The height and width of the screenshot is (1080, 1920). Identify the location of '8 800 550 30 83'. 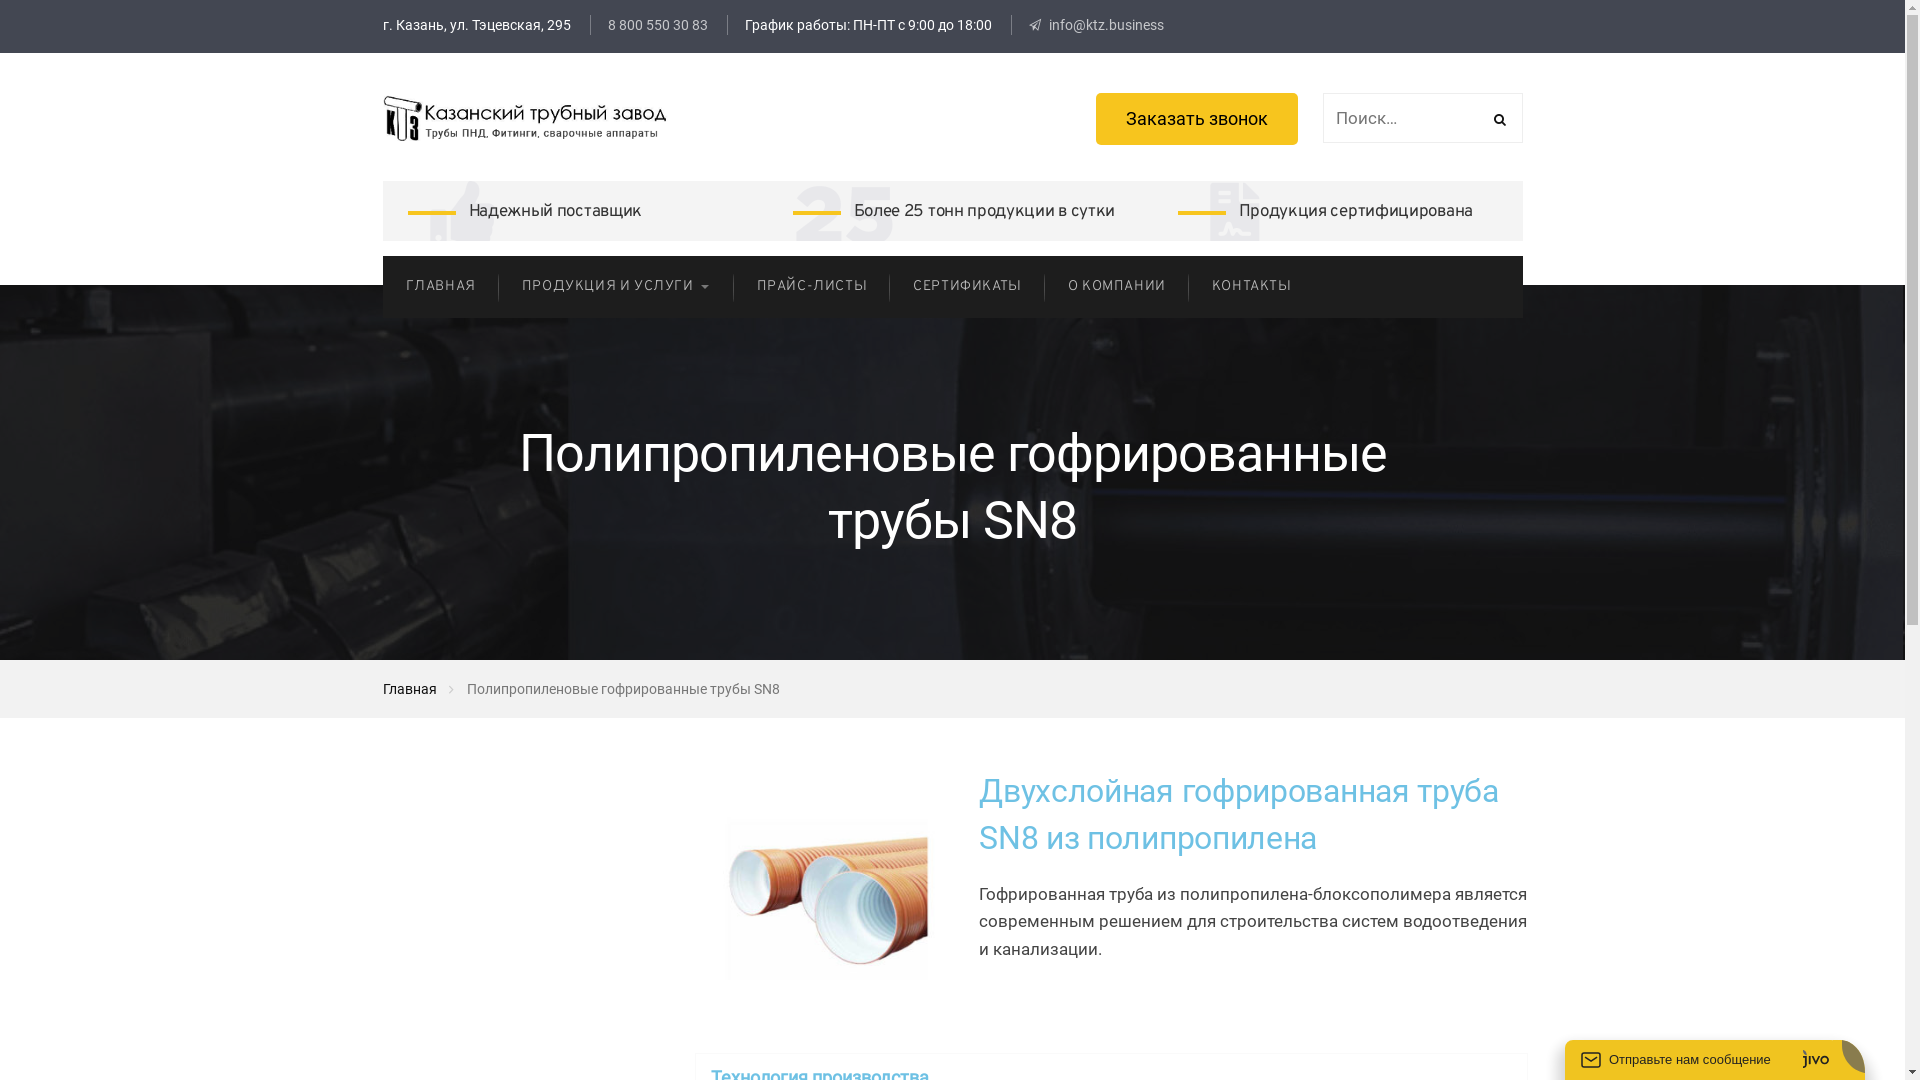
(589, 24).